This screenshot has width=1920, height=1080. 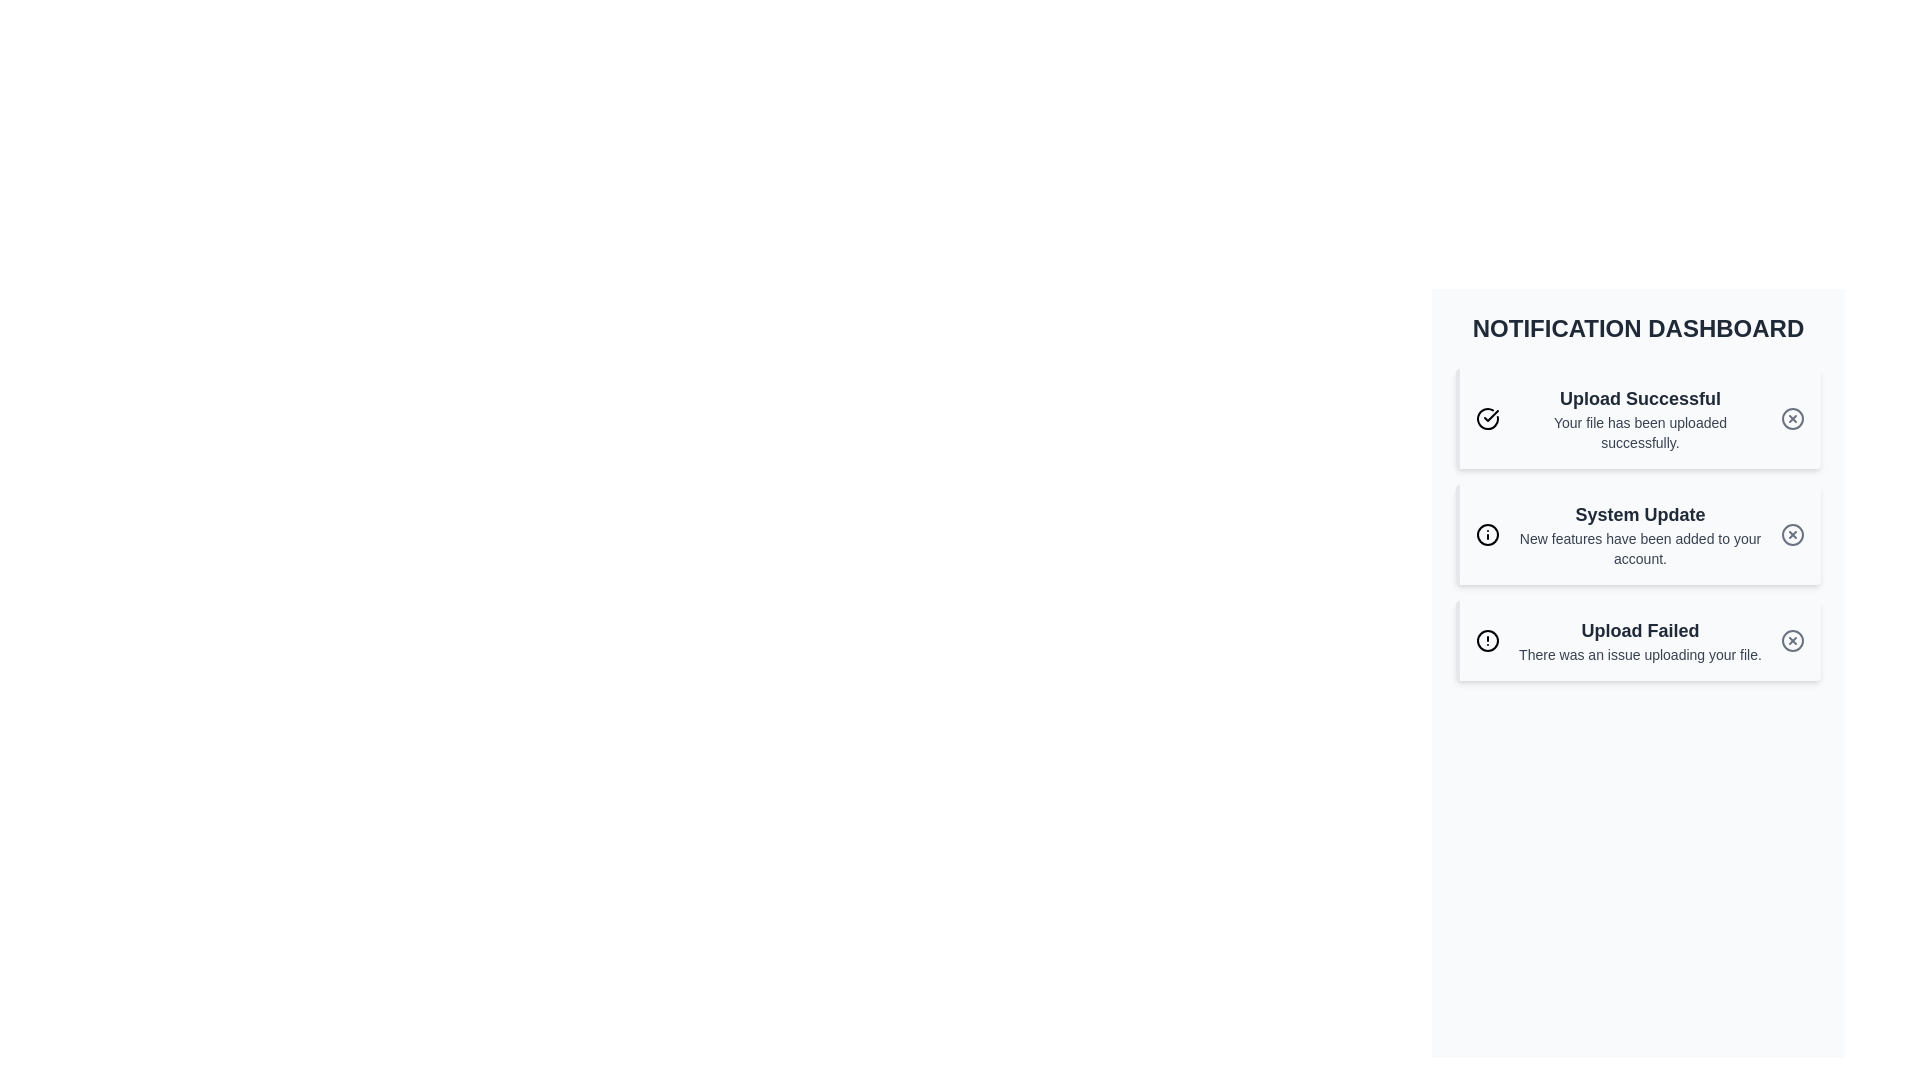 What do you see at coordinates (1491, 415) in the screenshot?
I see `the checkmark icon within the circular outline in the topmost notification card on the dashboard, adjacent to the text 'Upload Successful'` at bounding box center [1491, 415].